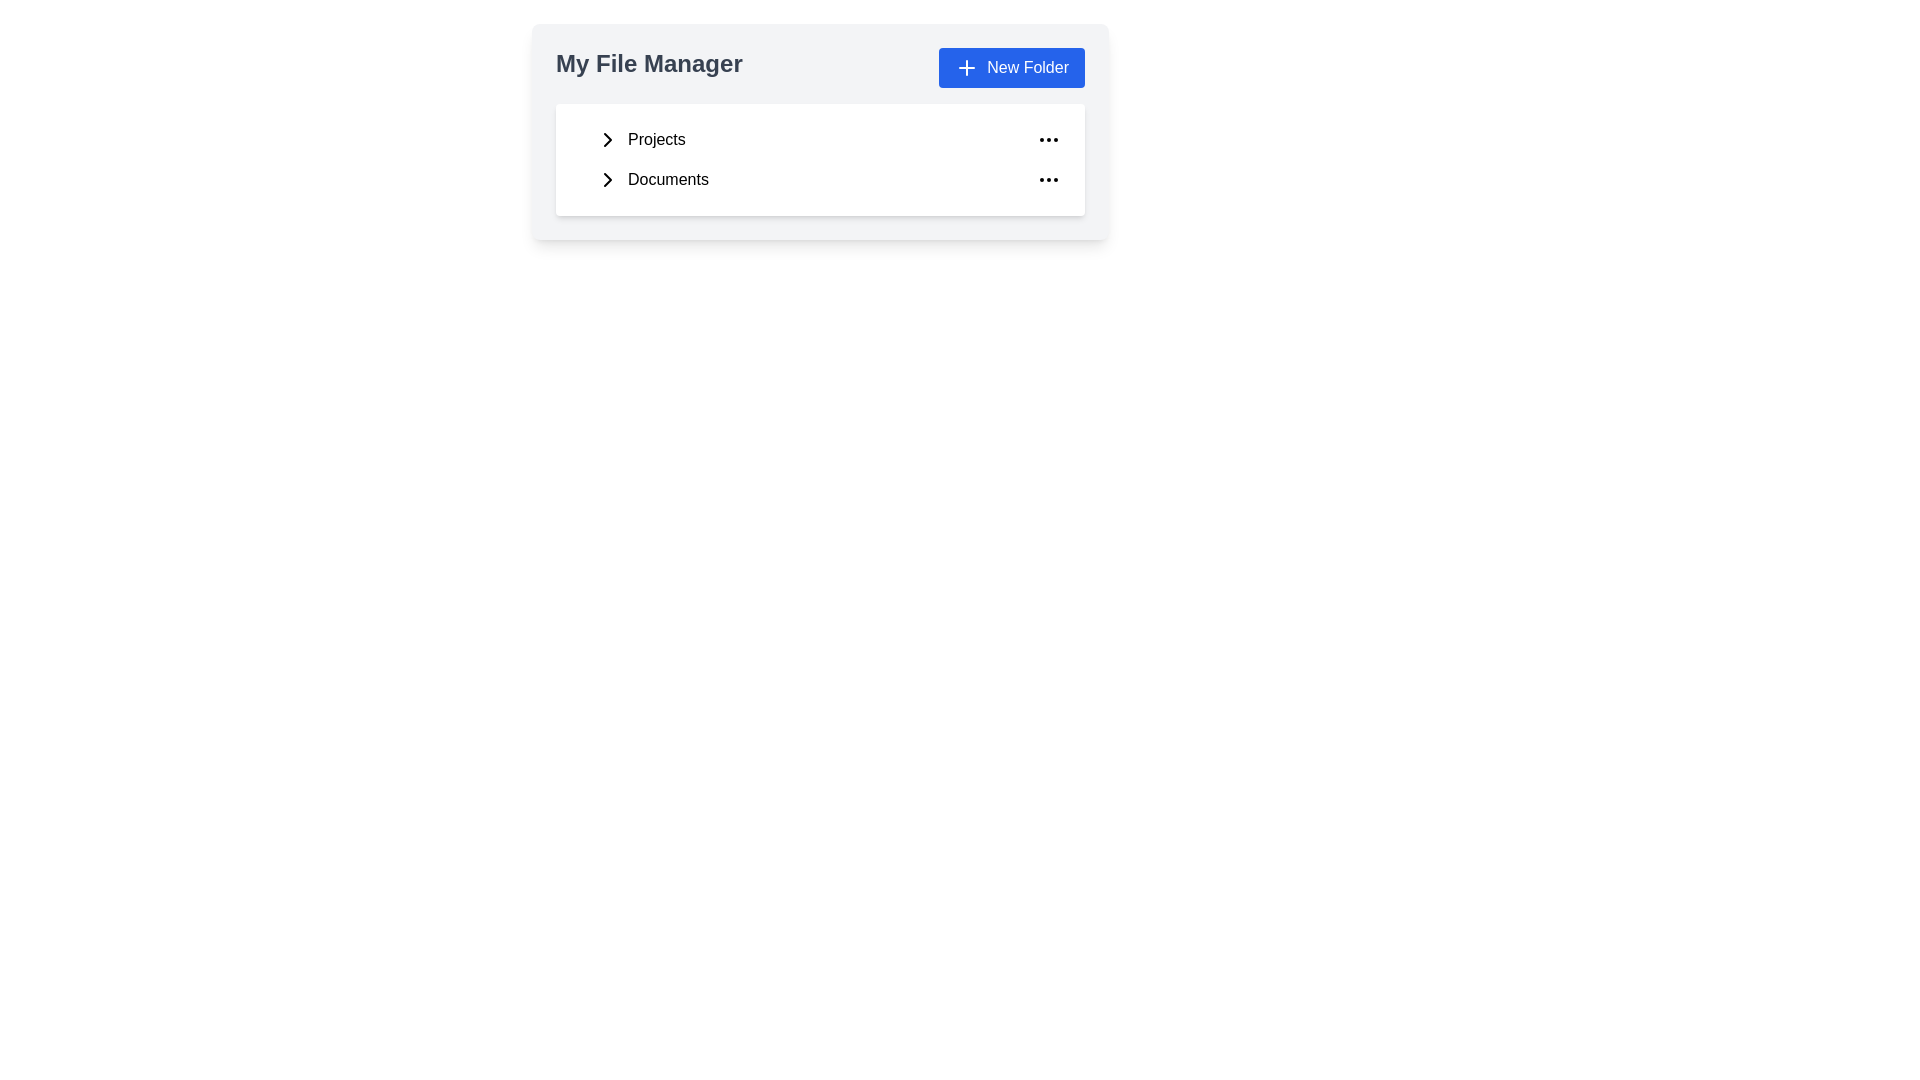 Image resolution: width=1920 pixels, height=1080 pixels. I want to click on the 'Documents' text label, which is the second item in a vertical list of menu items, located below 'Projects' and to the right of a chevron icon, so click(668, 180).